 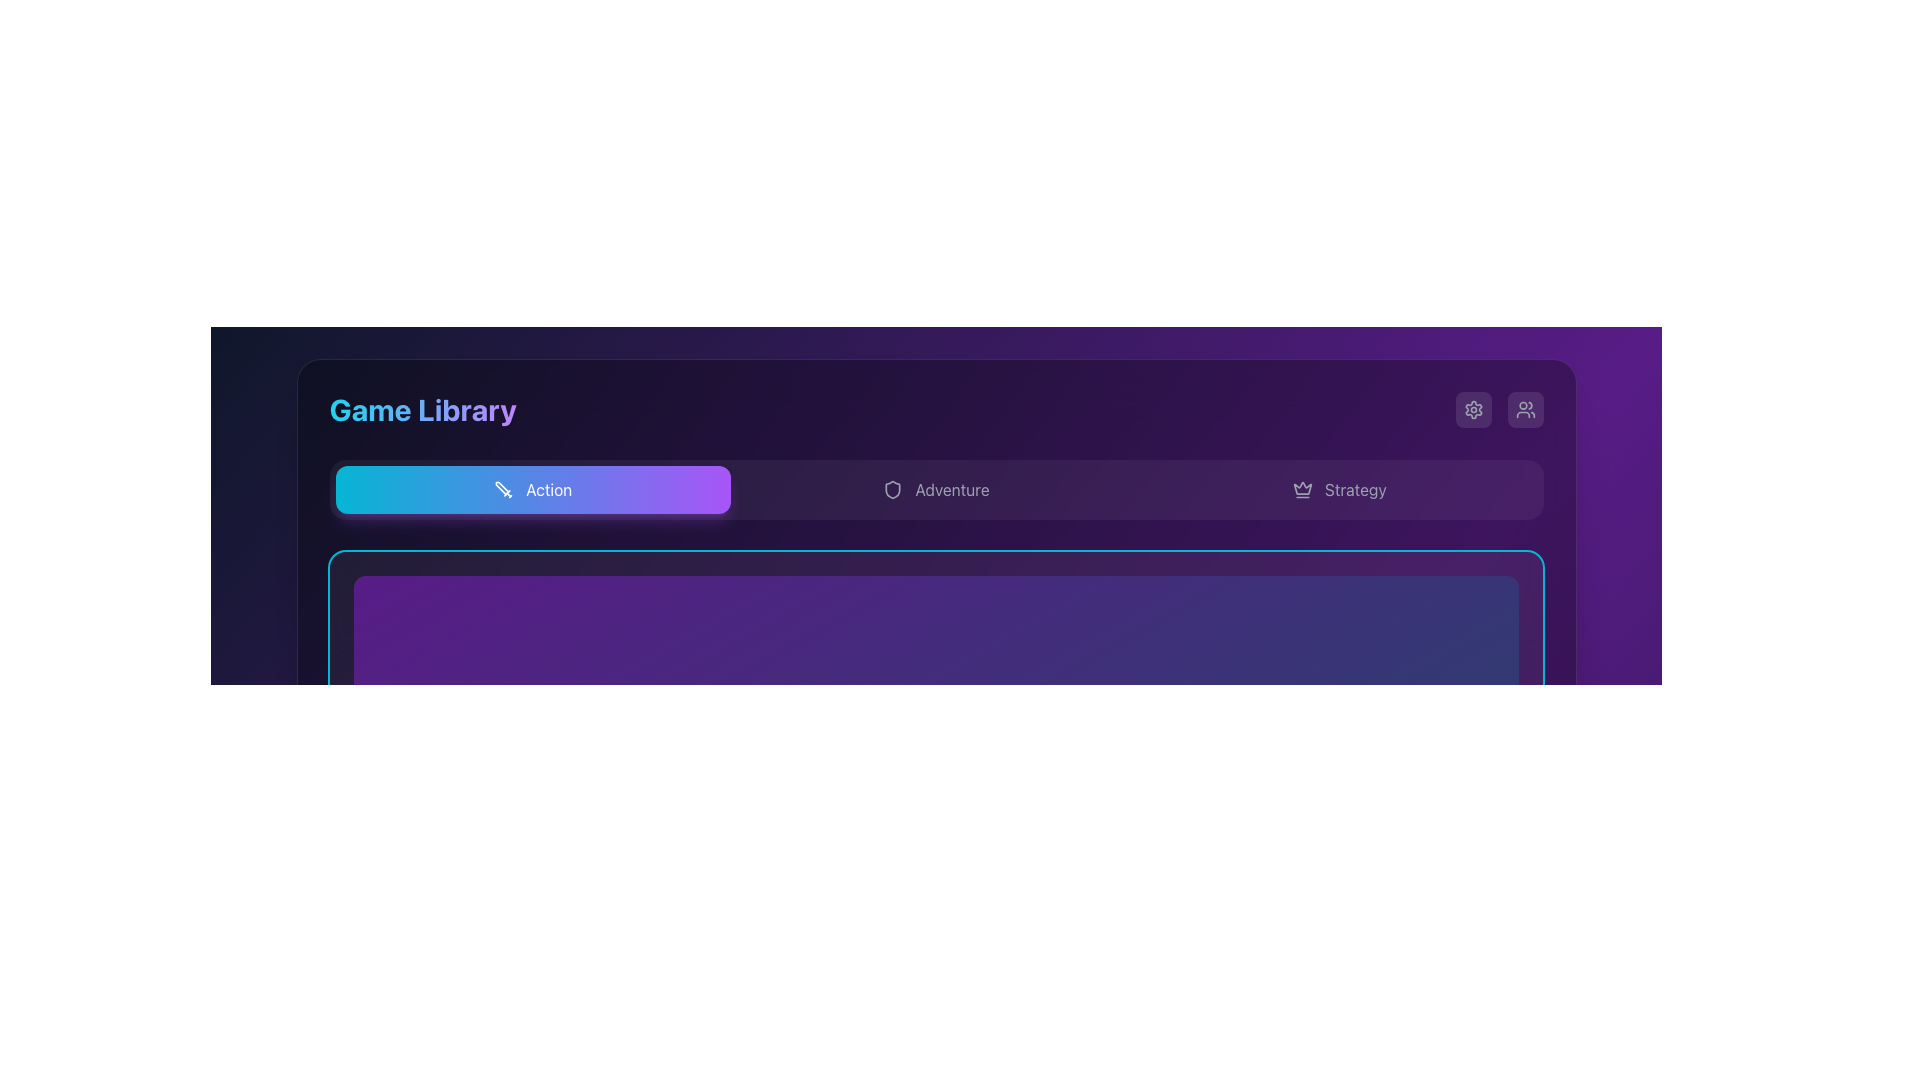 I want to click on the gear-shaped settings icon located at the top-right corner of the interface, positioned to the left of the user profile icon, so click(x=1473, y=408).